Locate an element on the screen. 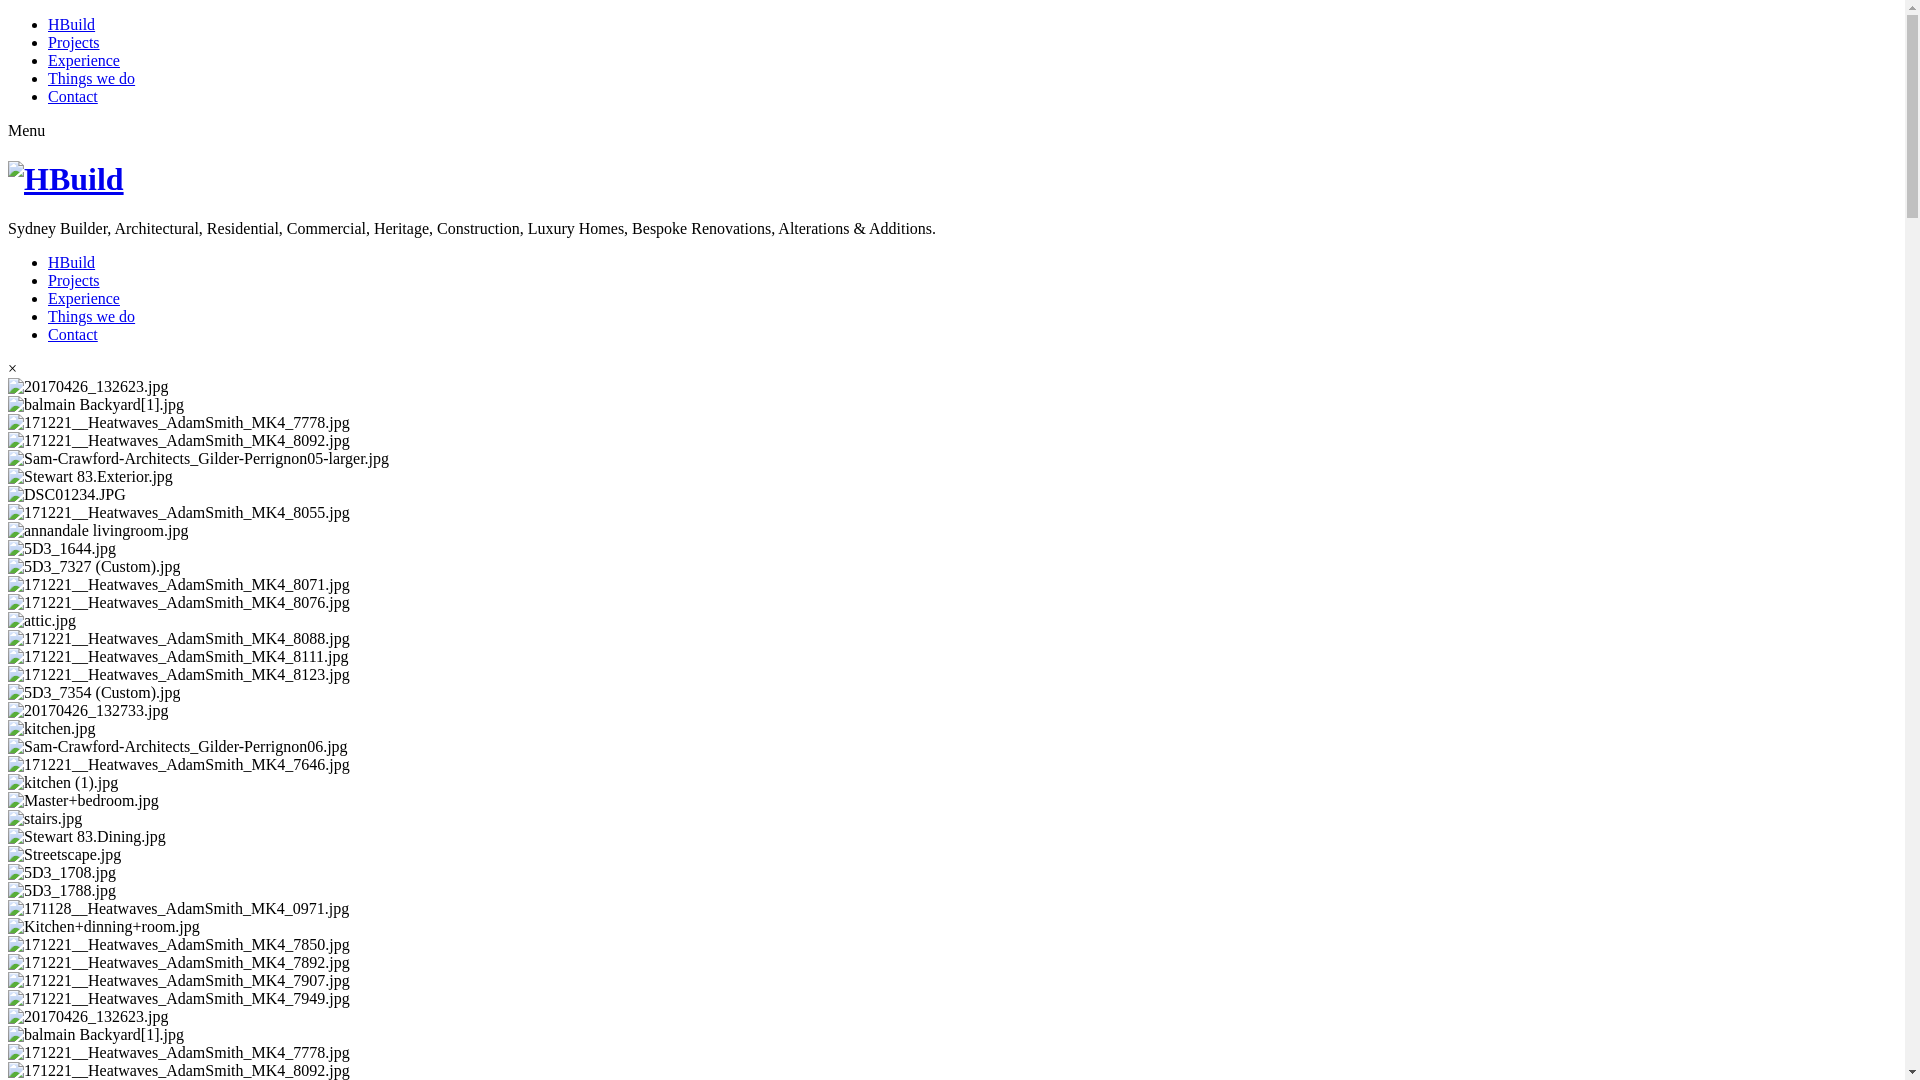  'HBuild' is located at coordinates (71, 261).